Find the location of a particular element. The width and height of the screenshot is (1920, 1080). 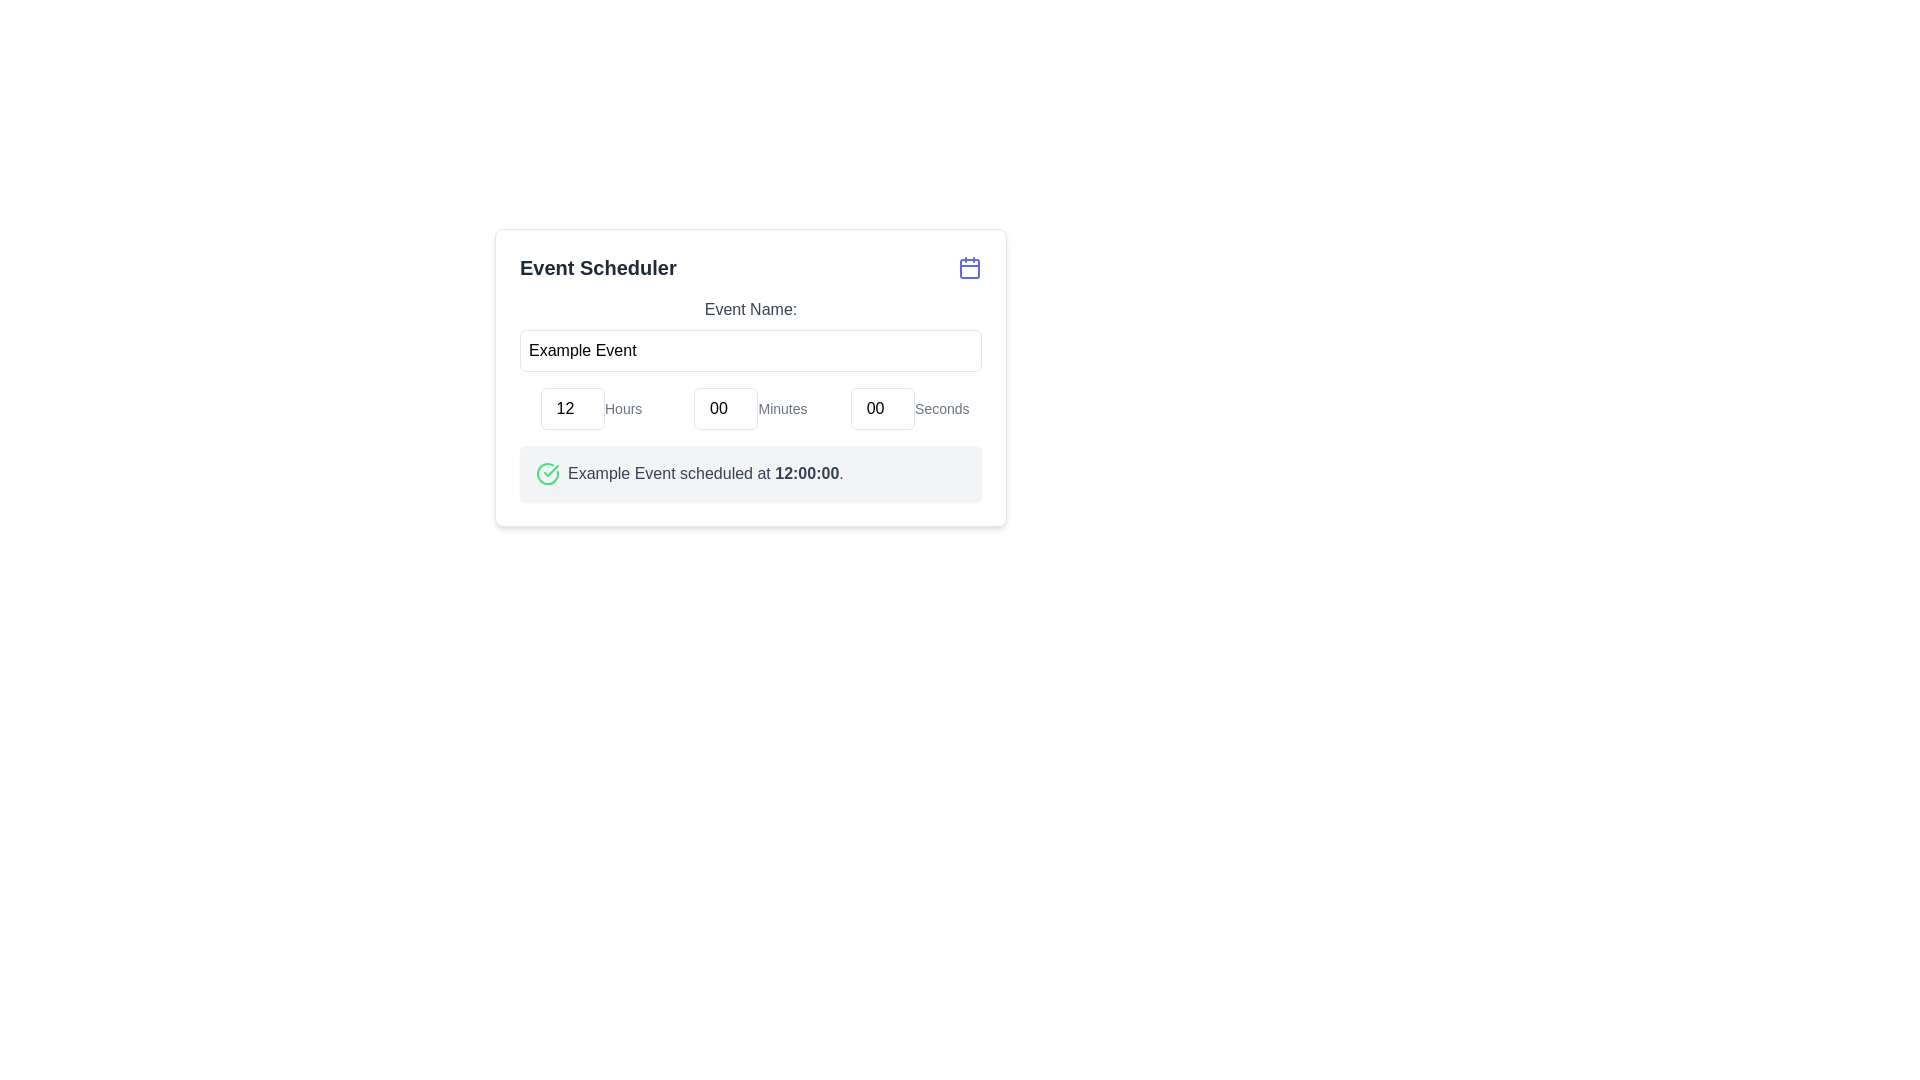

the text label that indicates the seconds part of a time entry in the Event Scheduler interface, positioned to the right of the numeric input box for seconds is located at coordinates (941, 407).